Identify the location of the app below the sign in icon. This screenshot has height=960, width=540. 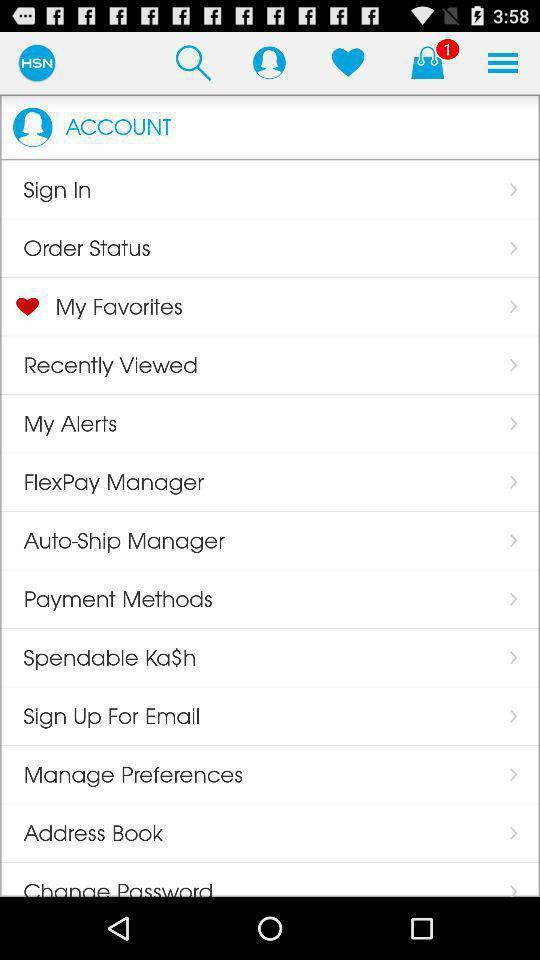
(74, 247).